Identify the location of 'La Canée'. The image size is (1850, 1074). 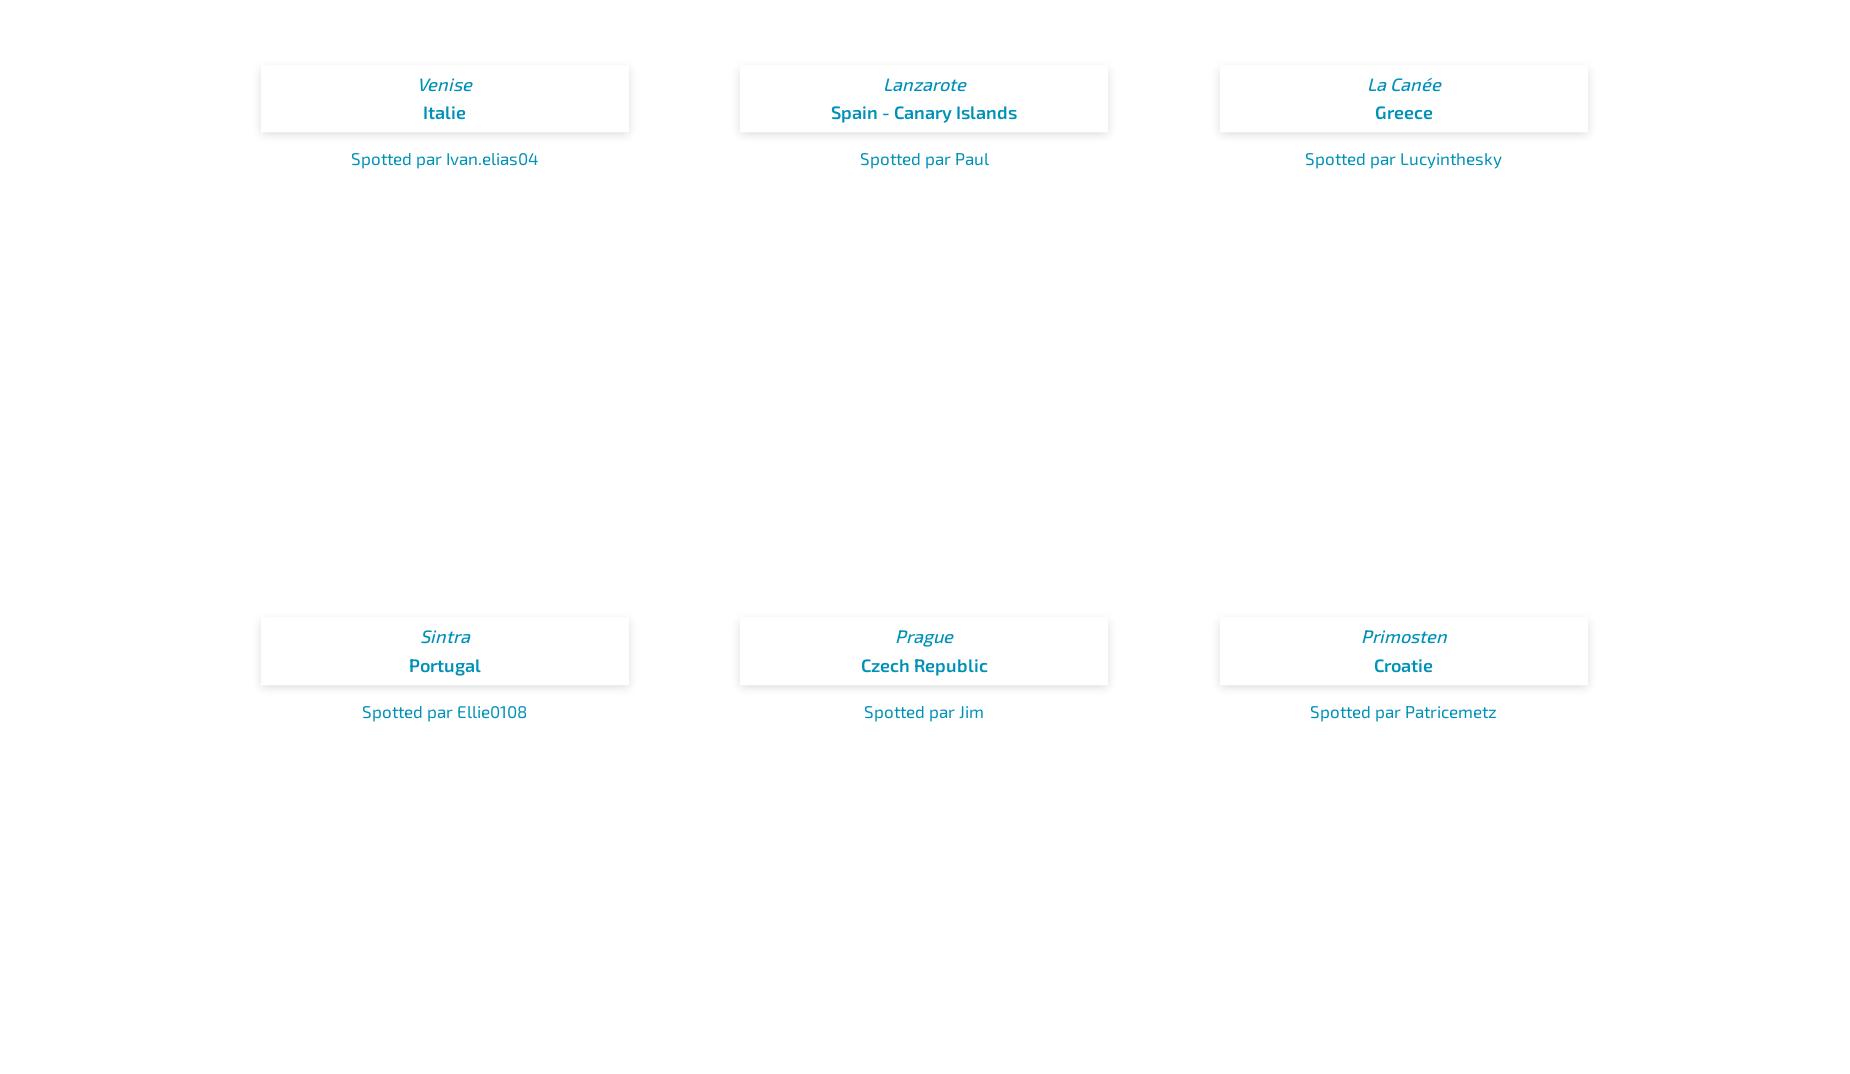
(1403, 83).